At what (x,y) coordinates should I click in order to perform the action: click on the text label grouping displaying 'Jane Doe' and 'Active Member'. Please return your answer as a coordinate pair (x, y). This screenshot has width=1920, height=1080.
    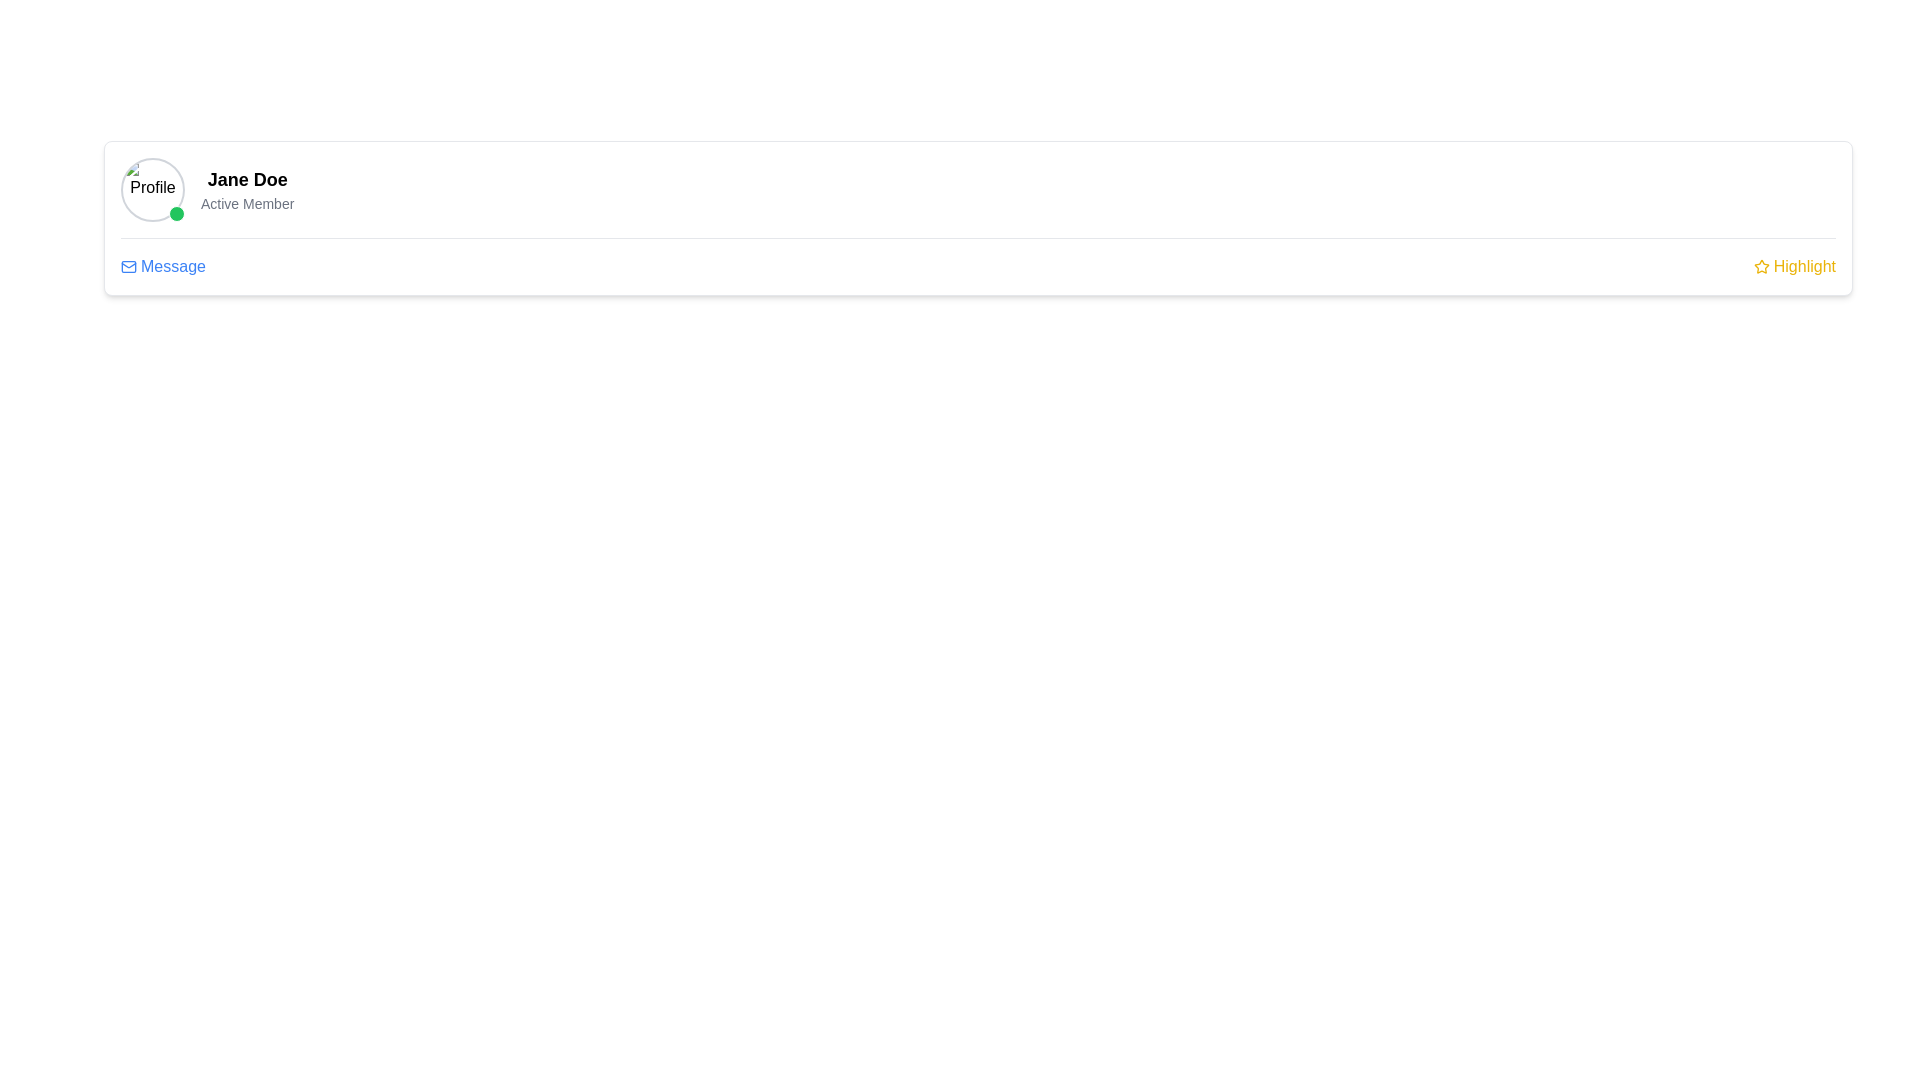
    Looking at the image, I should click on (246, 189).